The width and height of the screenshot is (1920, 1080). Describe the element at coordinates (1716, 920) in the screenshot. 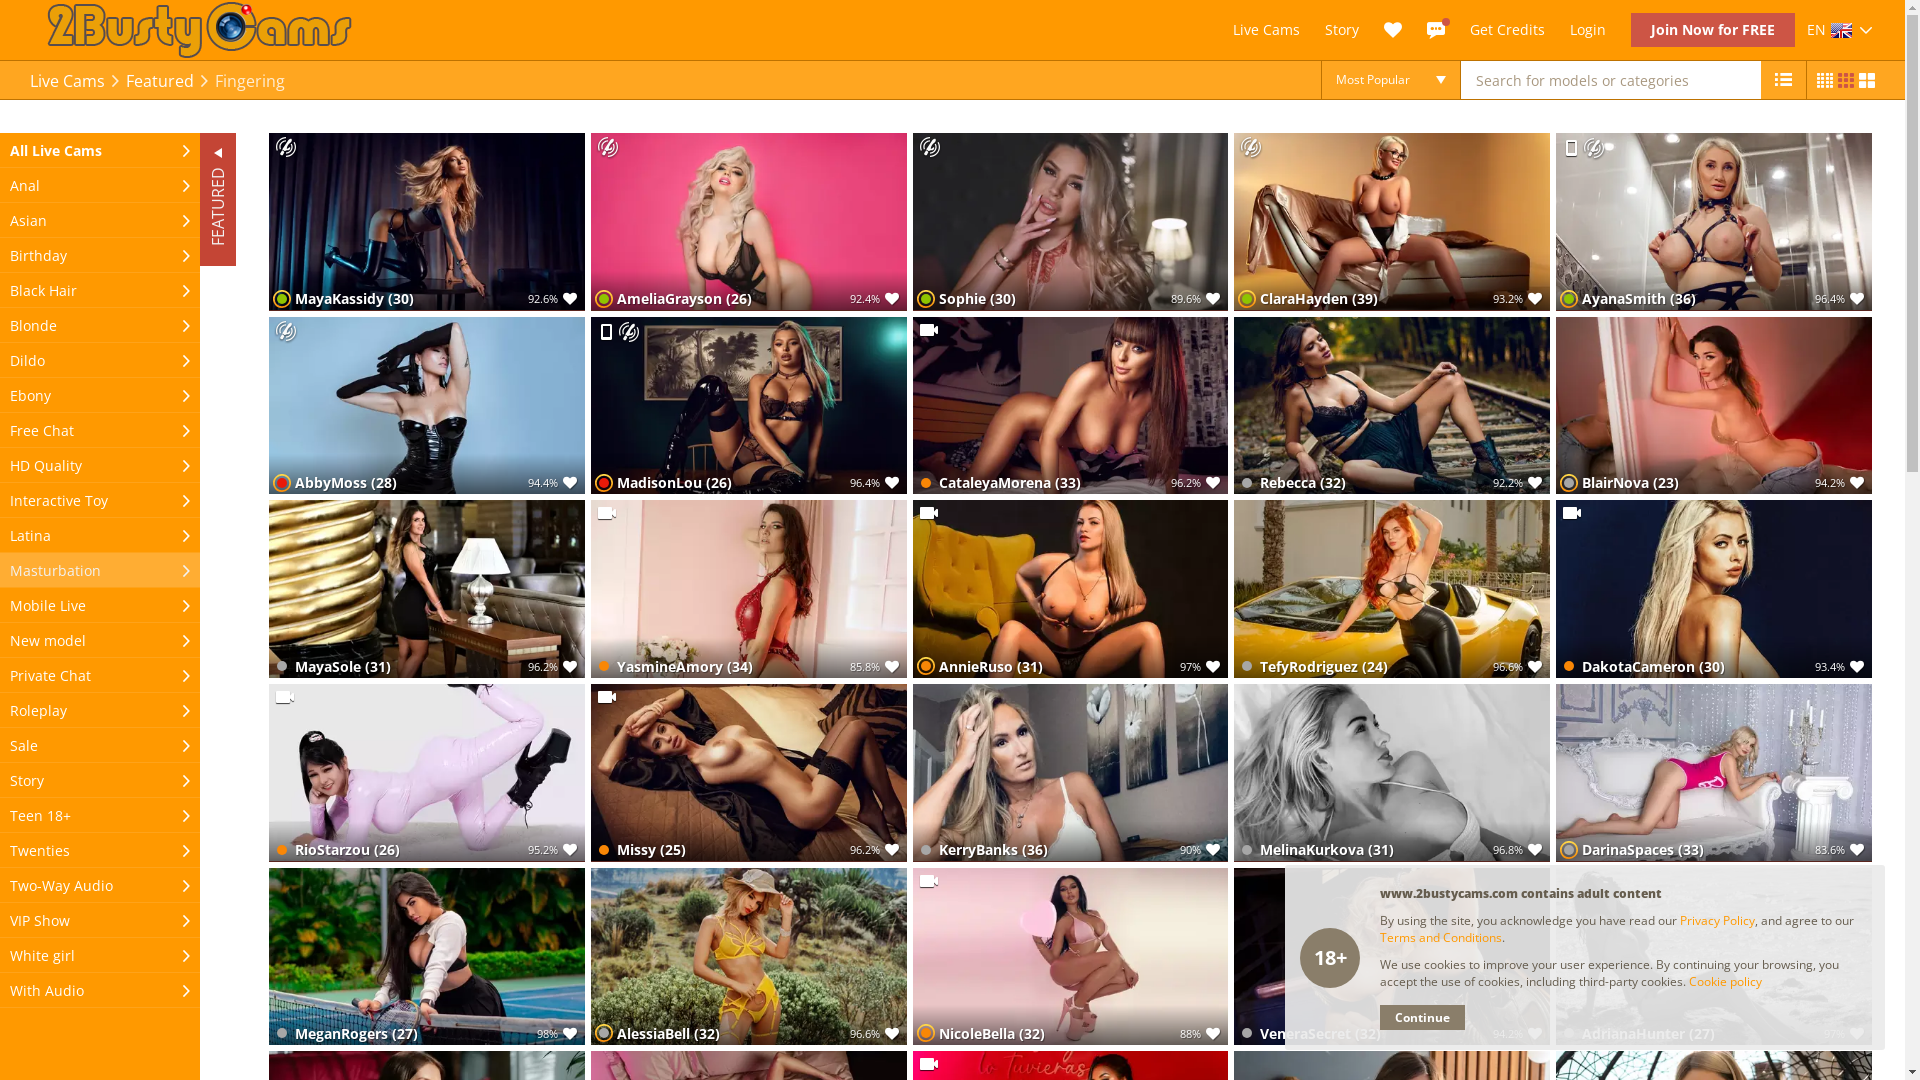

I see `'Privacy Policy'` at that location.